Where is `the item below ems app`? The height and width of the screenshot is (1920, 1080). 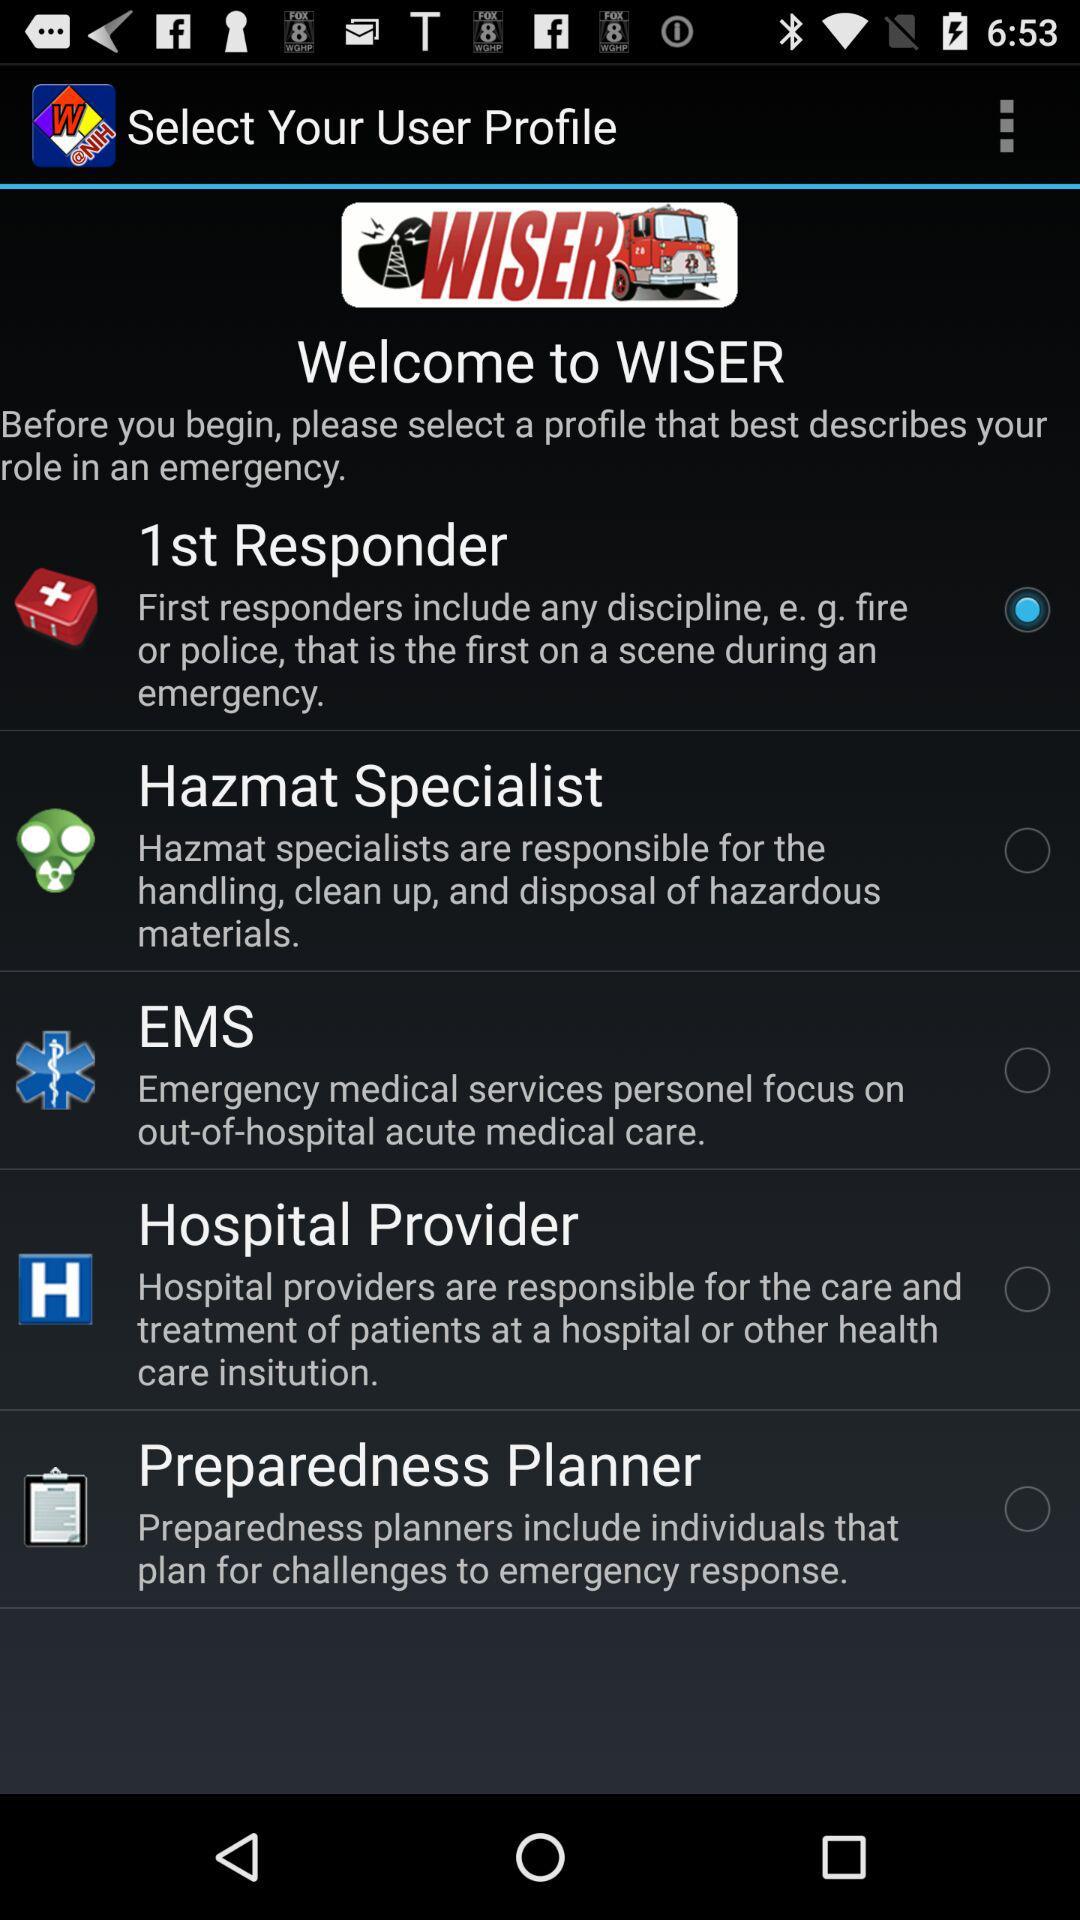 the item below ems app is located at coordinates (554, 1107).